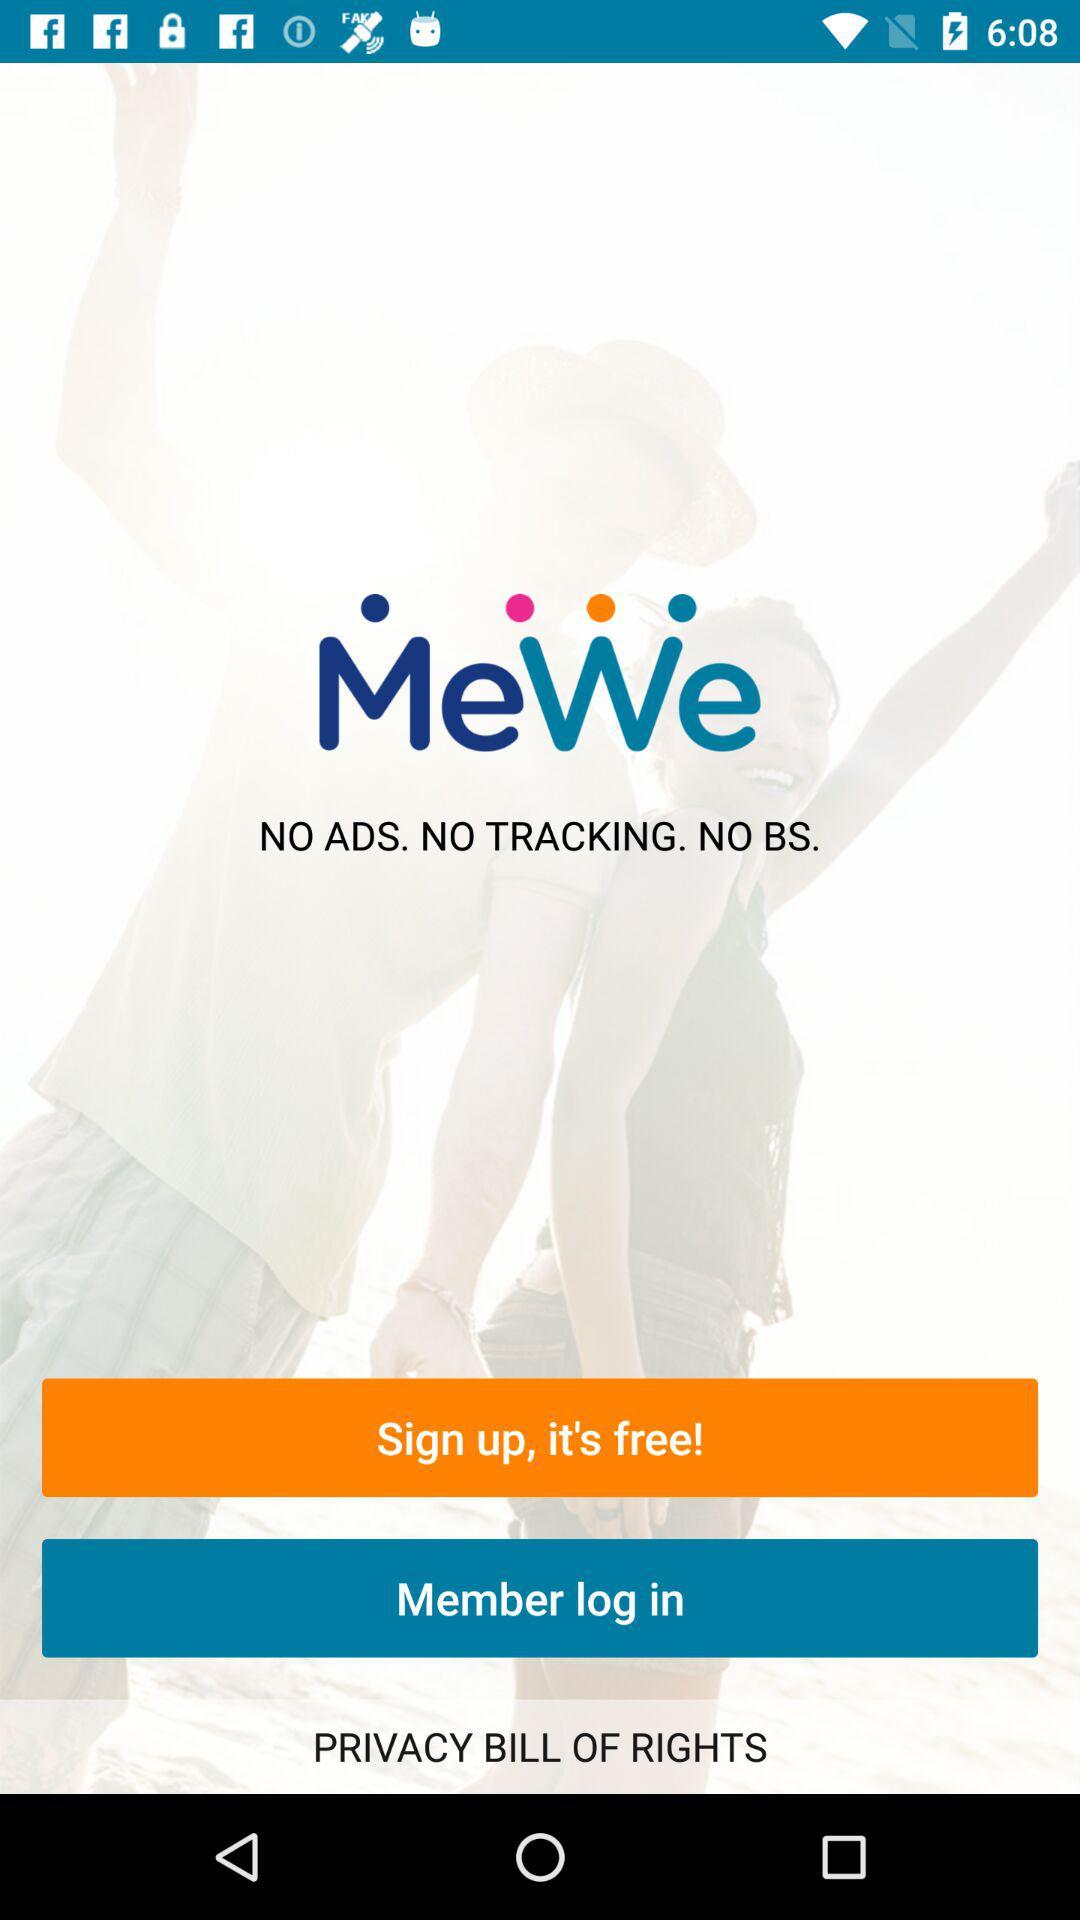 The image size is (1080, 1920). What do you see at coordinates (540, 1597) in the screenshot?
I see `the member log in item` at bounding box center [540, 1597].